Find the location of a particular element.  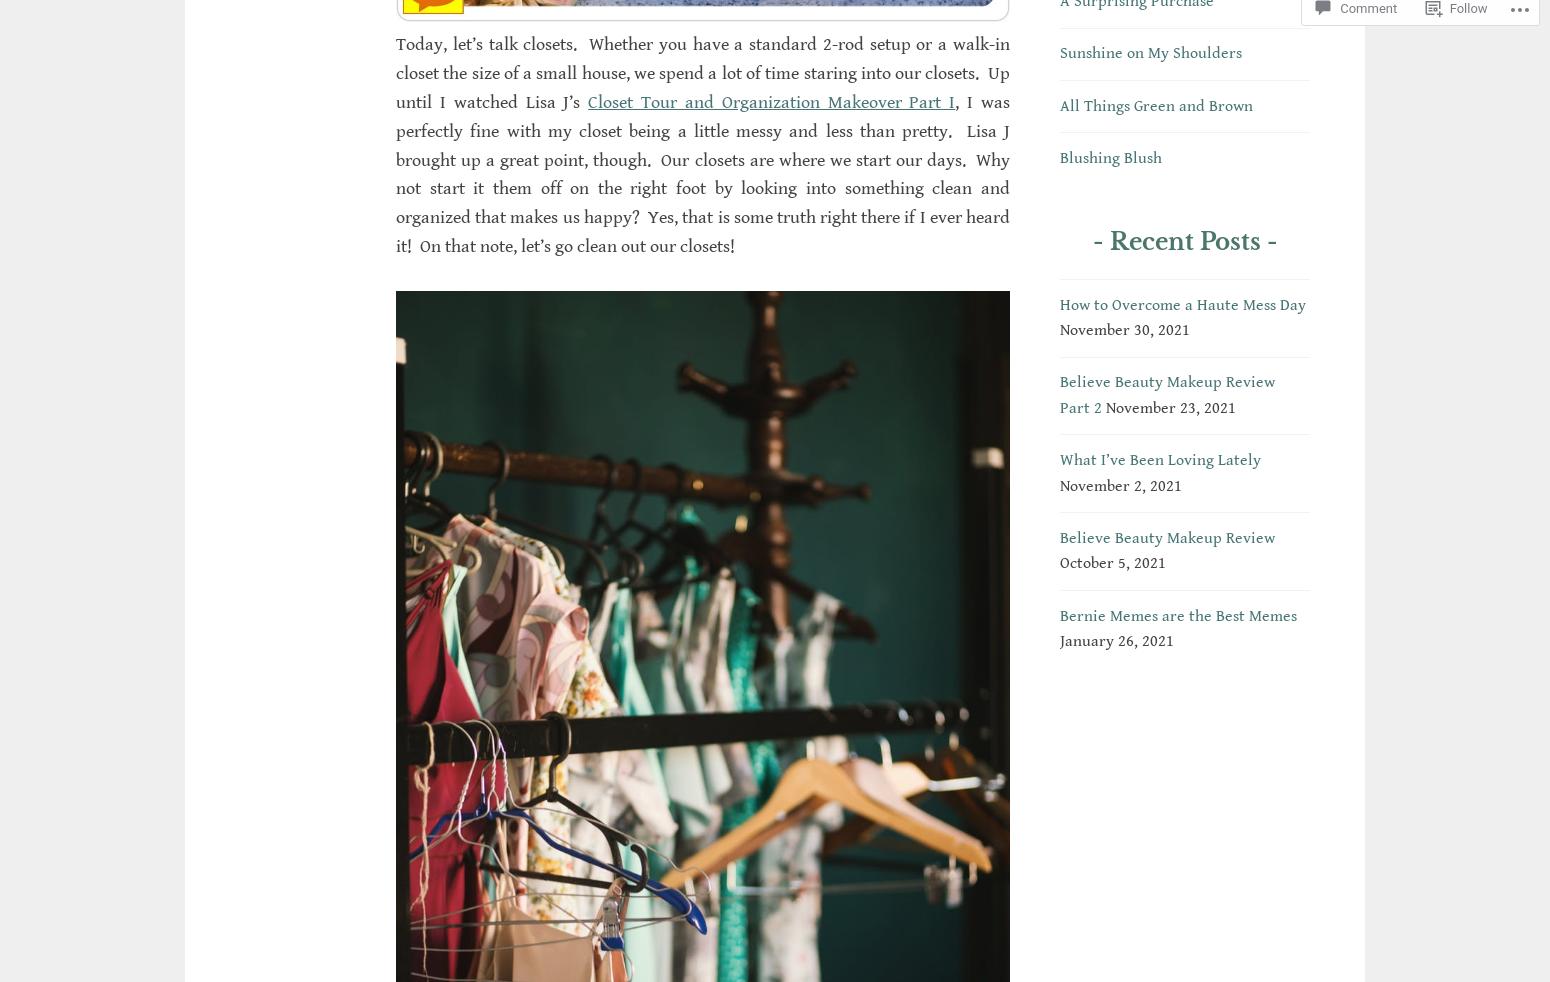

'November 2, 2021' is located at coordinates (1060, 485).